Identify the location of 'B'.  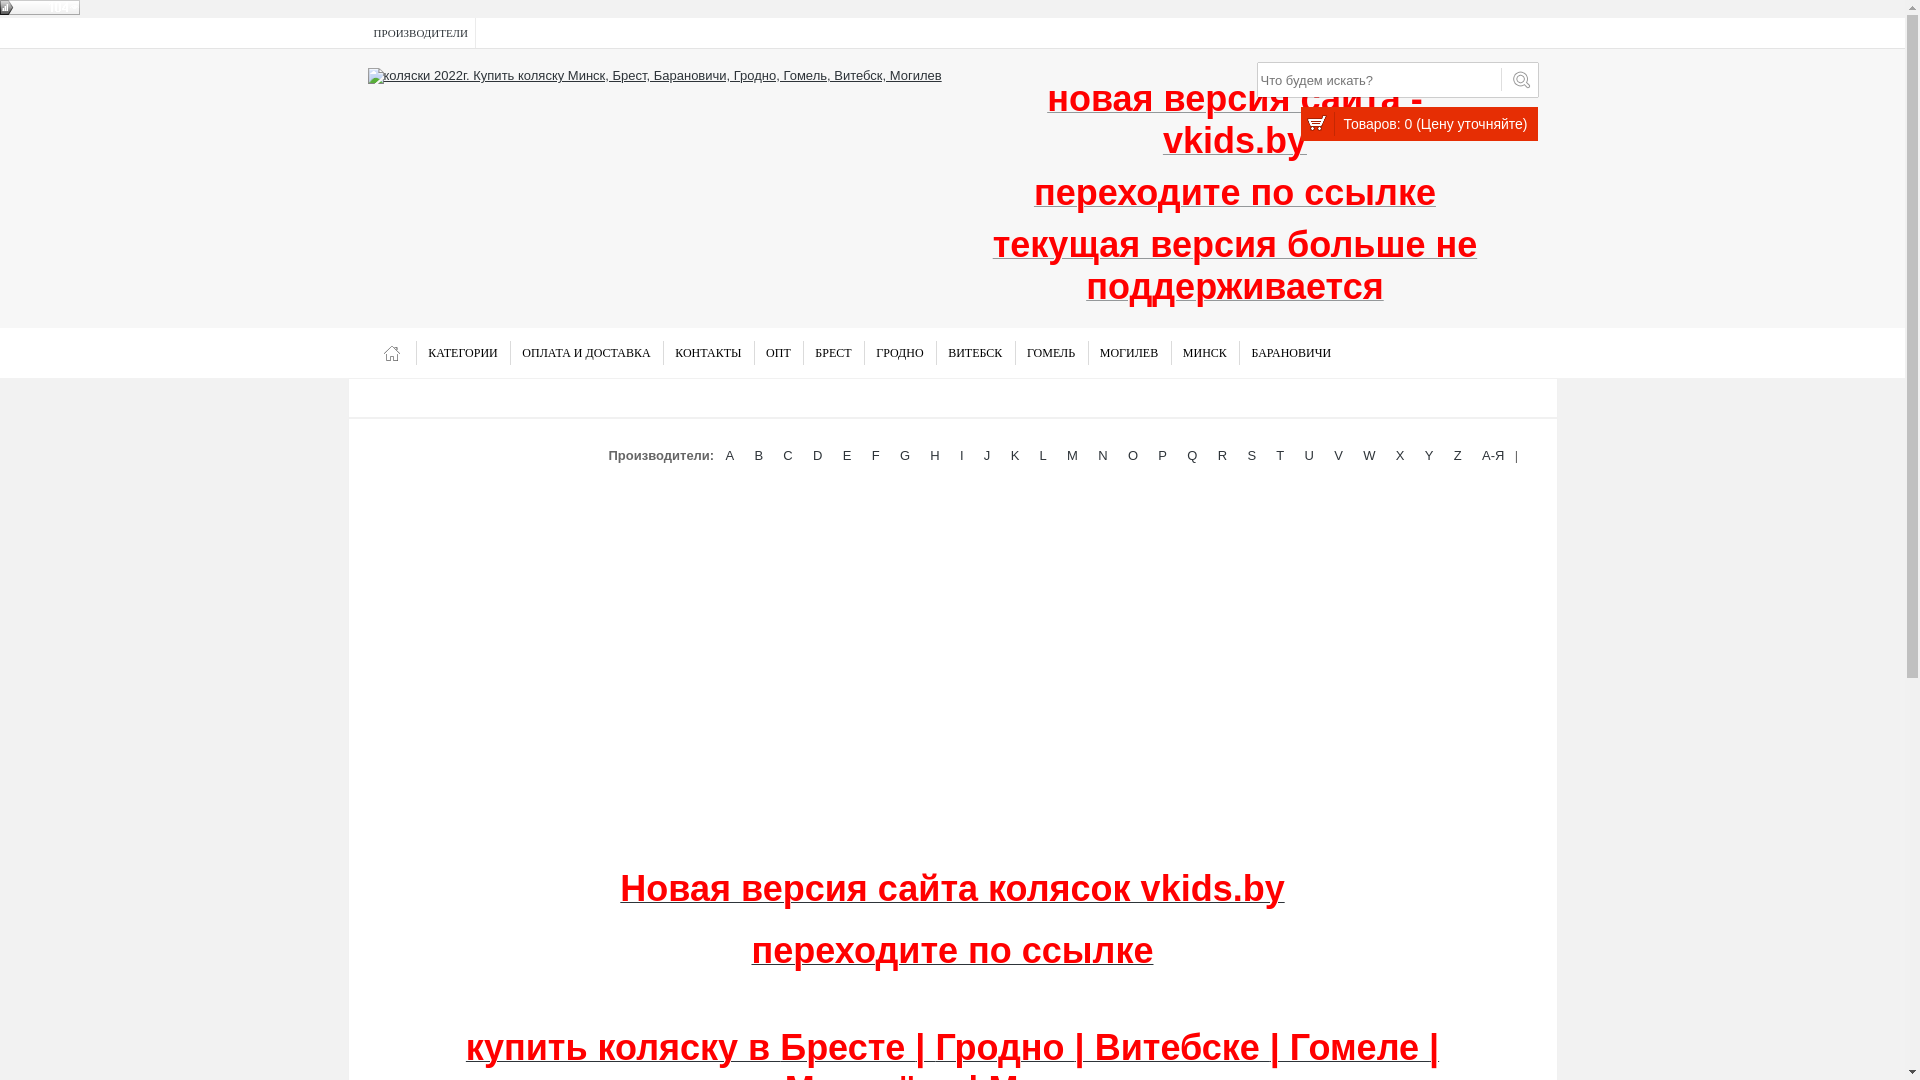
(757, 455).